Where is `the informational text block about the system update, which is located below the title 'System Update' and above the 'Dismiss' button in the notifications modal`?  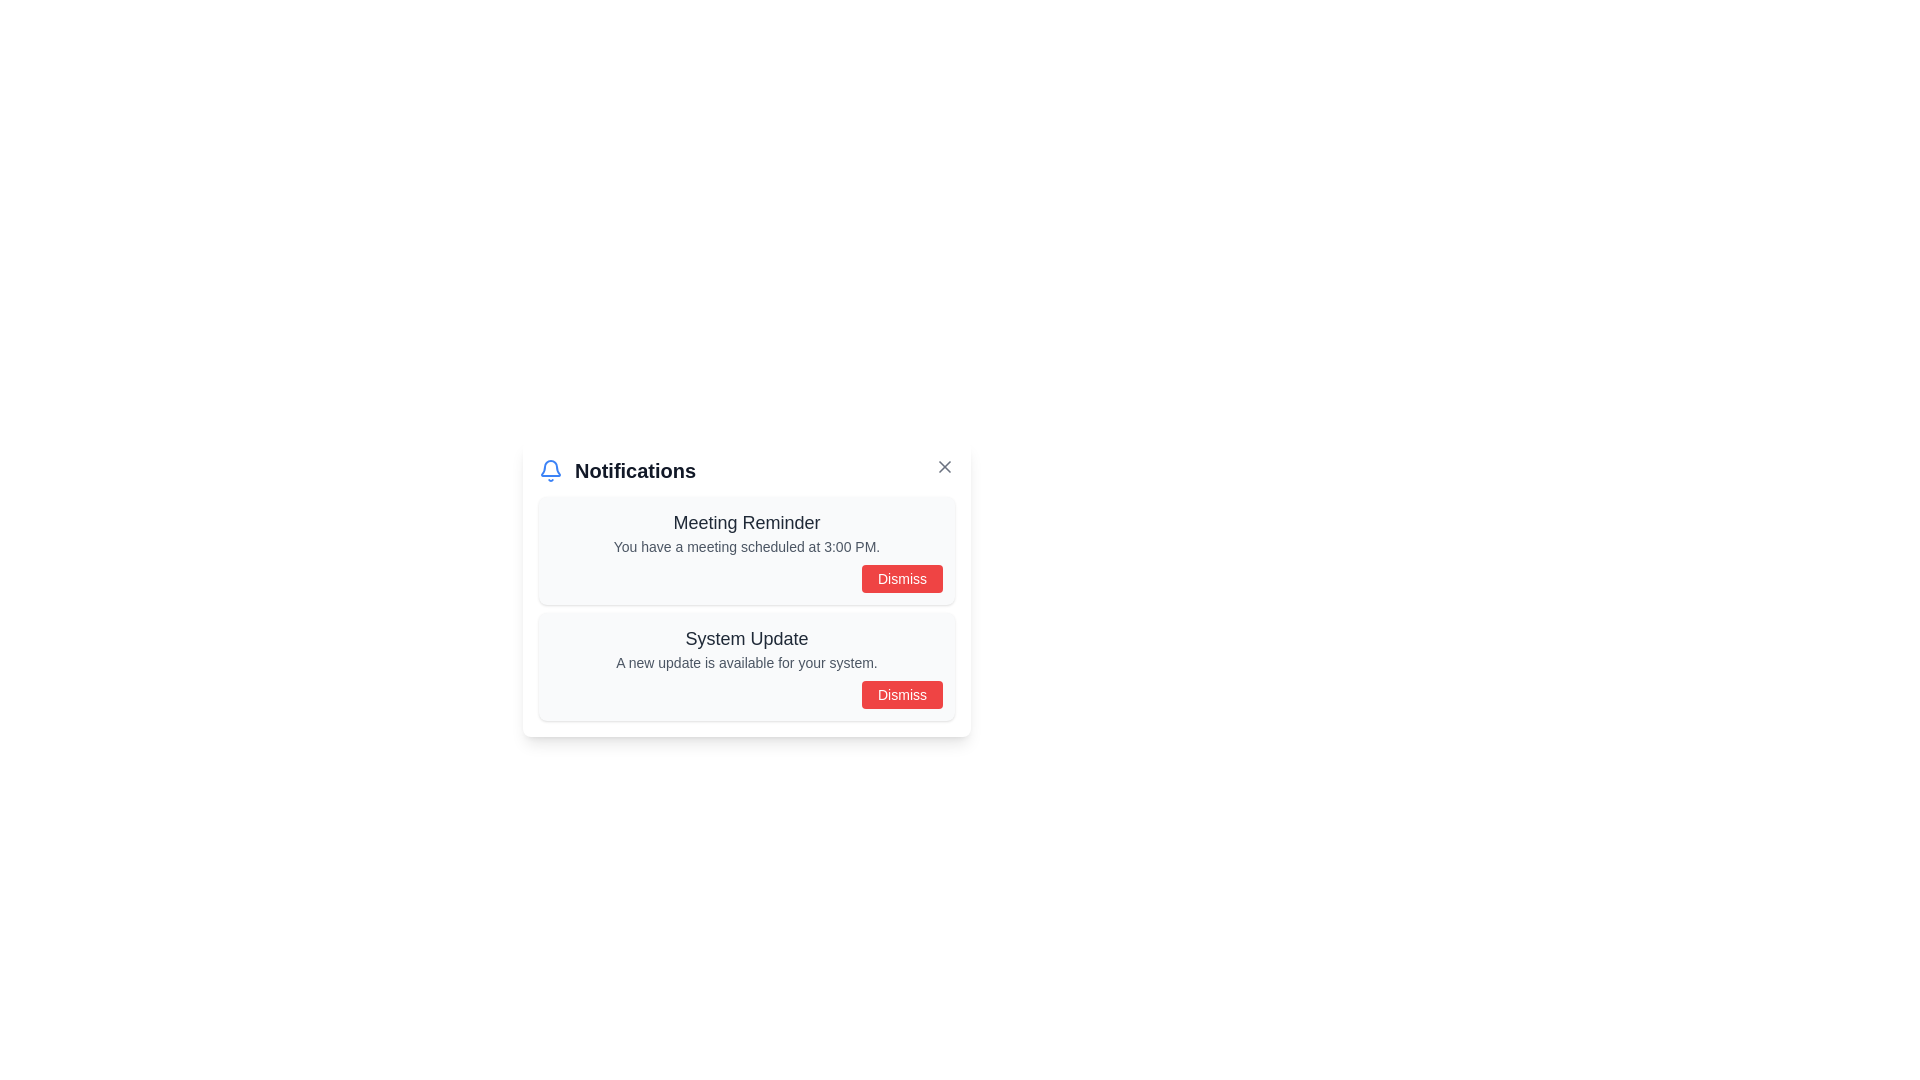 the informational text block about the system update, which is located below the title 'System Update' and above the 'Dismiss' button in the notifications modal is located at coordinates (746, 663).